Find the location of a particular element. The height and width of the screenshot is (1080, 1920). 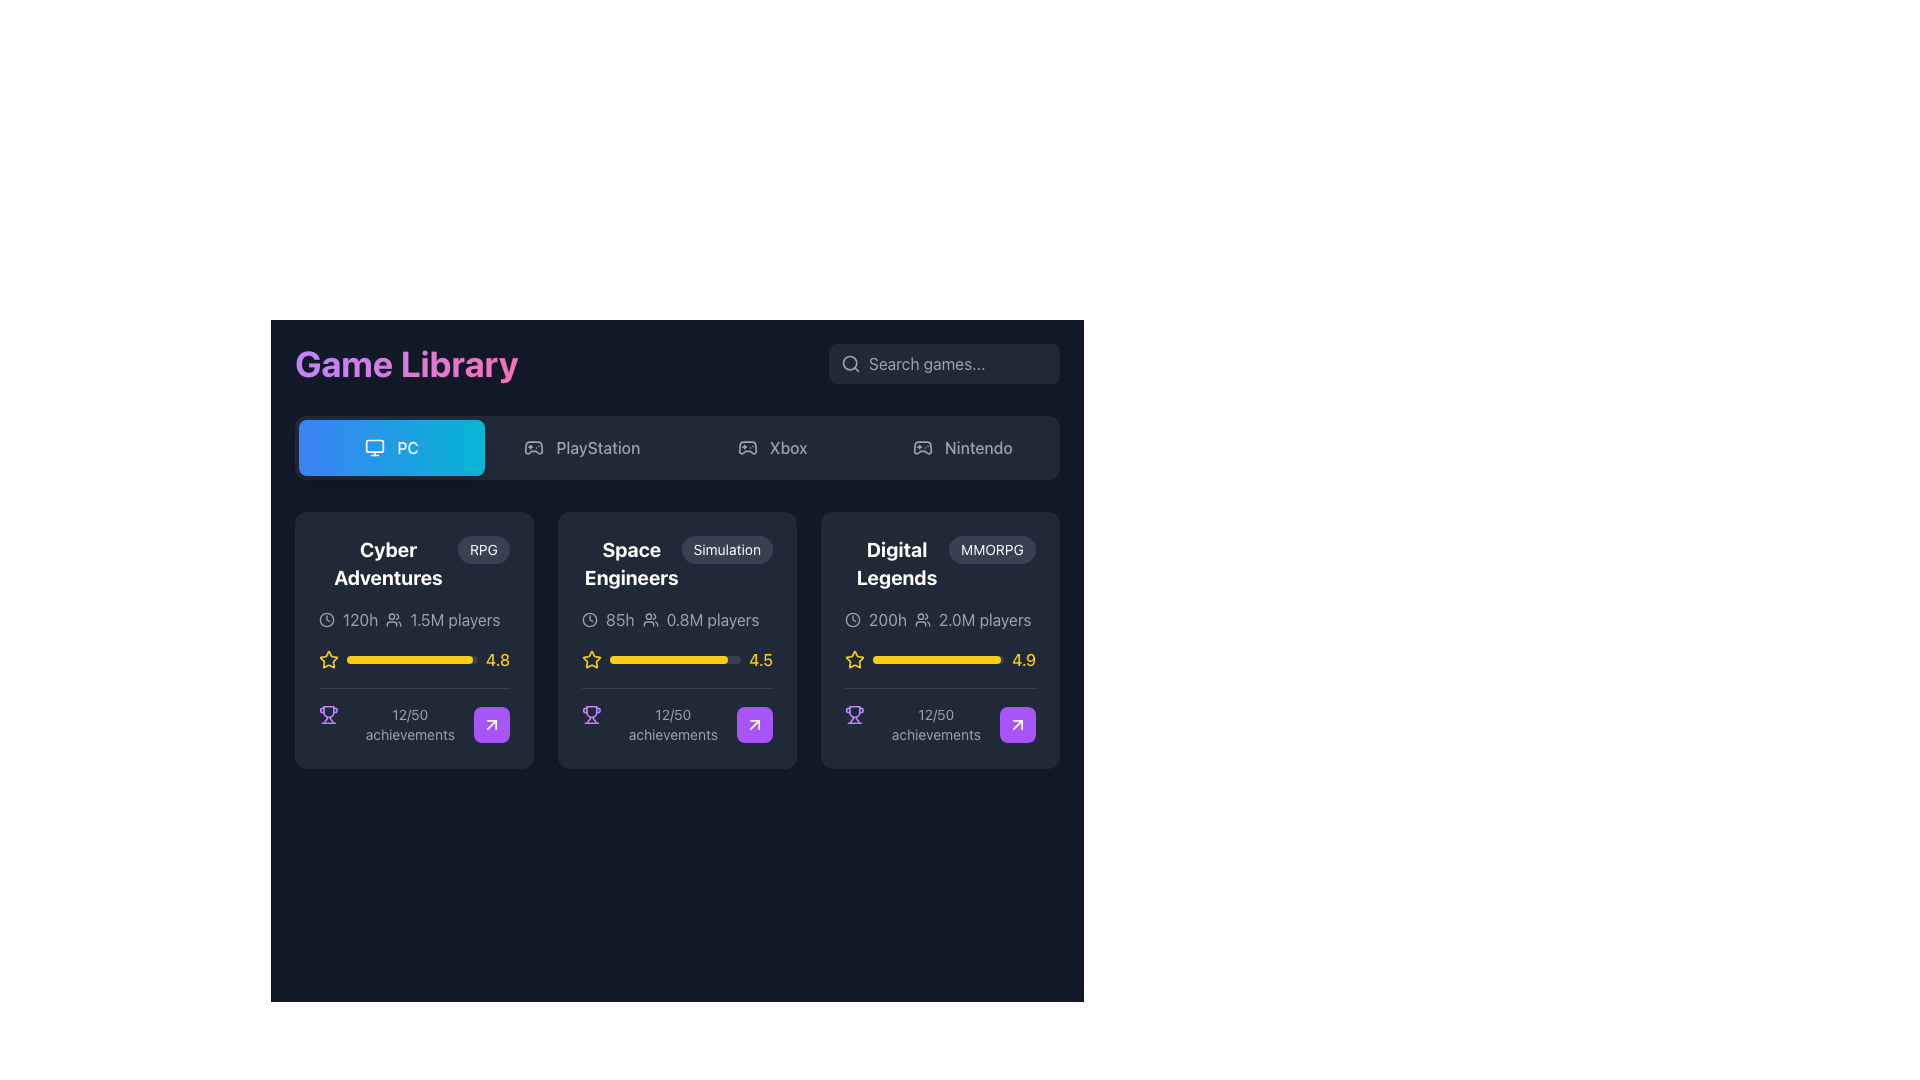

the text label displaying 'Cyber Adventures' to trigger additional effects such as animations or tooltips is located at coordinates (413, 563).